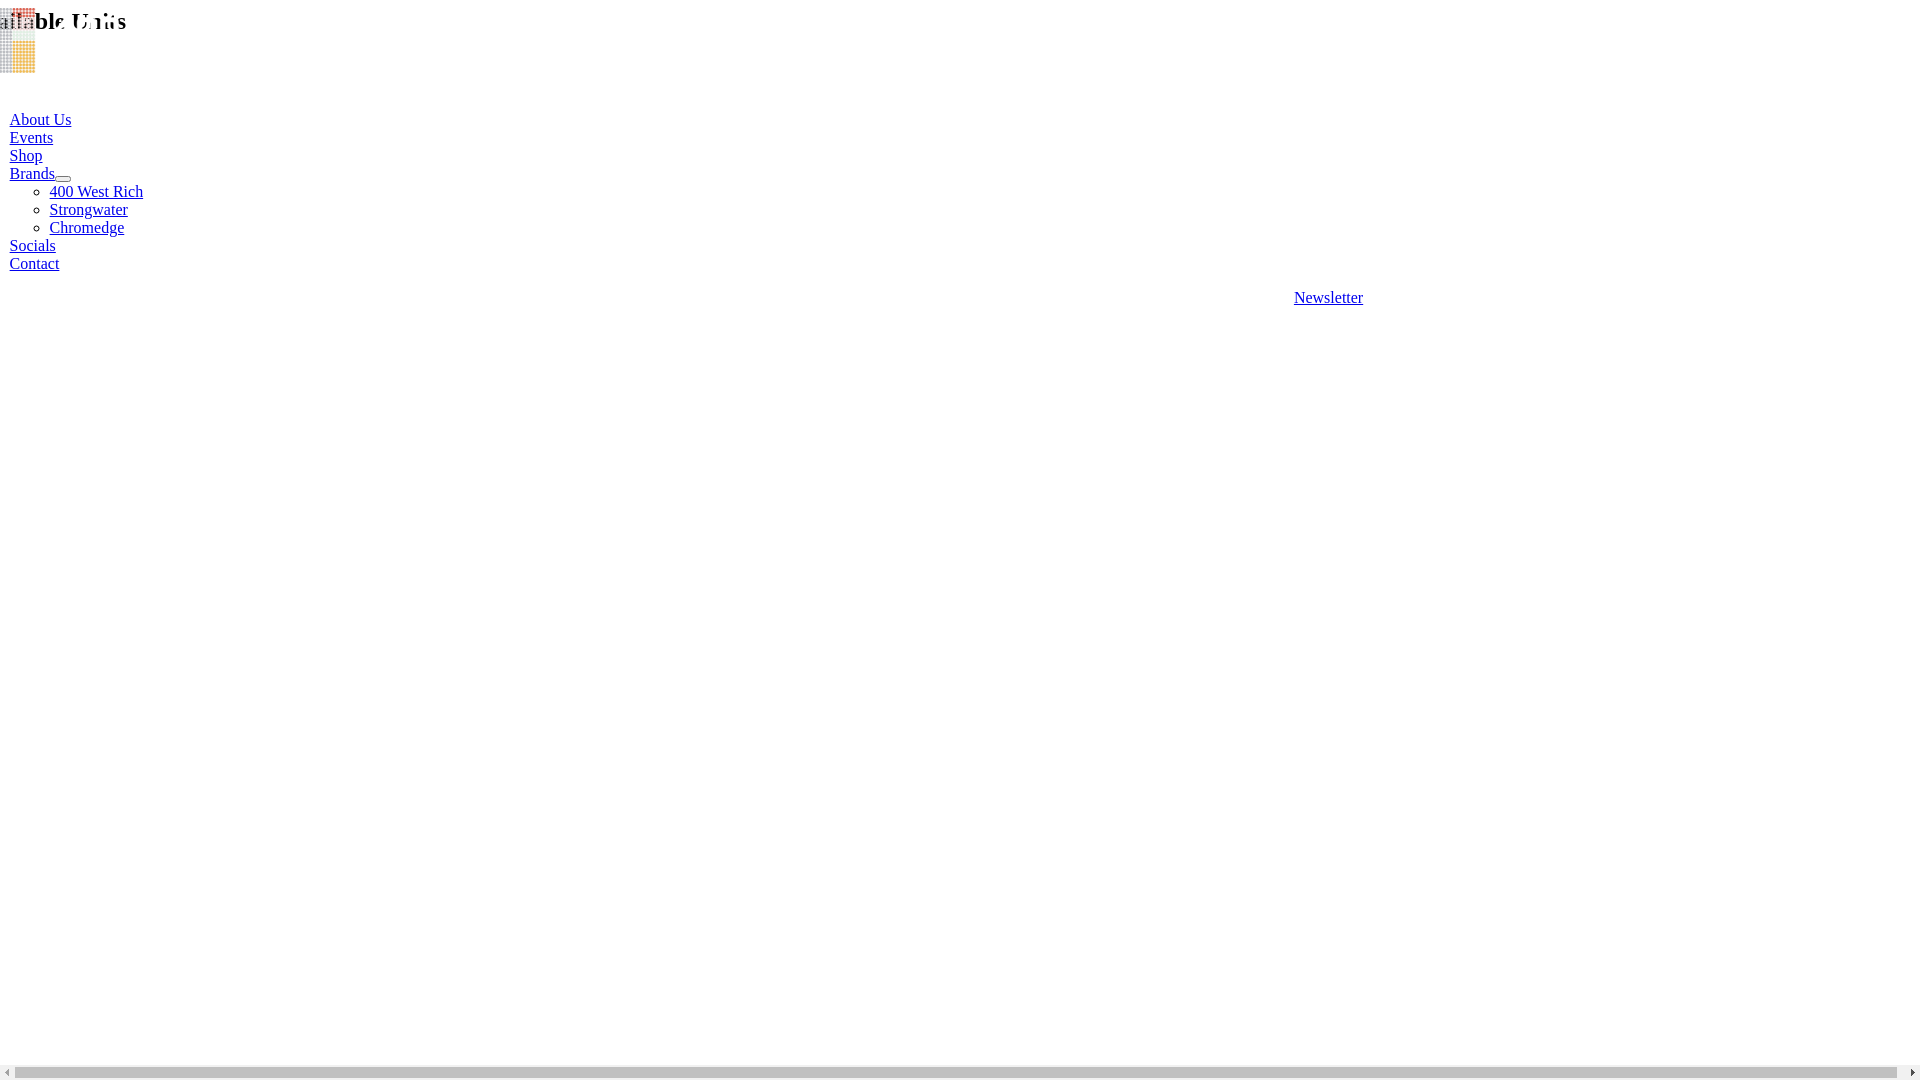 This screenshot has width=1920, height=1080. I want to click on '400 West Rich', so click(95, 191).